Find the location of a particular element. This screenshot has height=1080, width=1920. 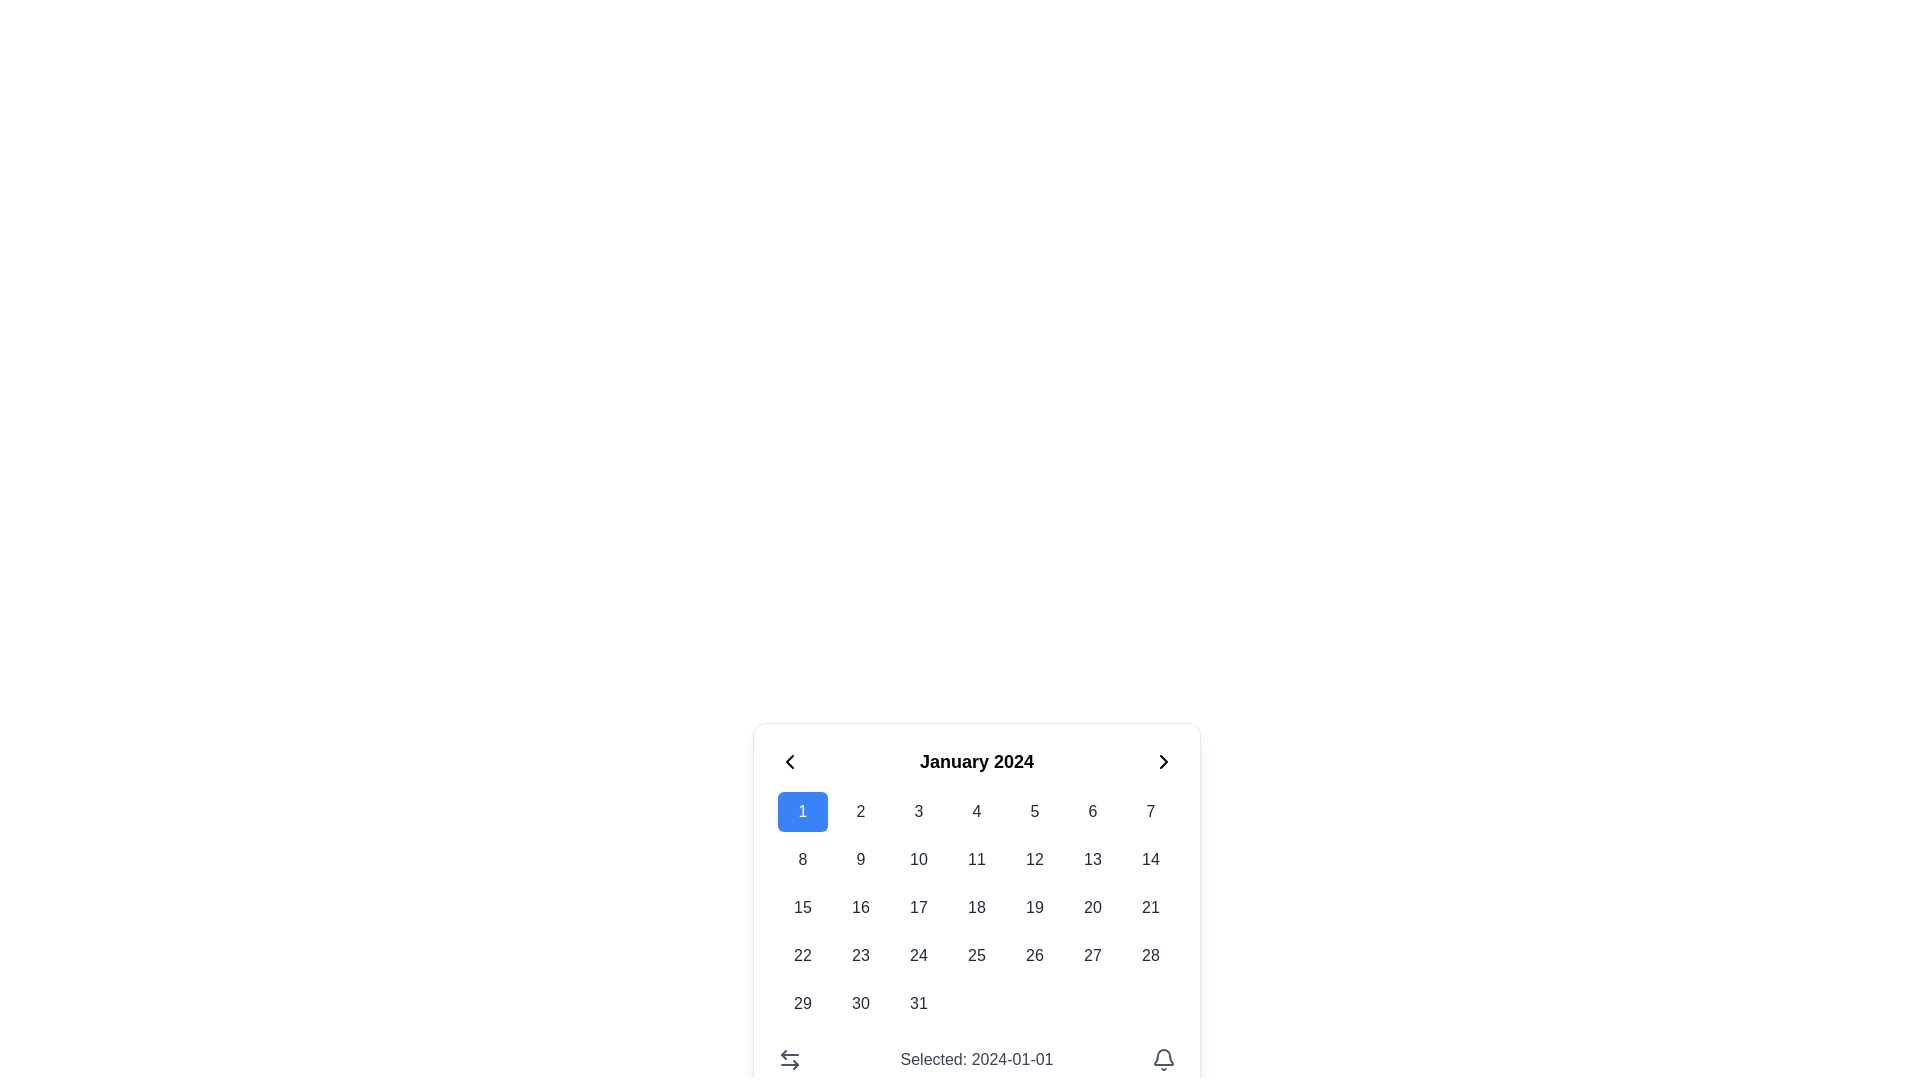

the blue button displaying '1' in the top-left corner of the calendar grid is located at coordinates (802, 812).